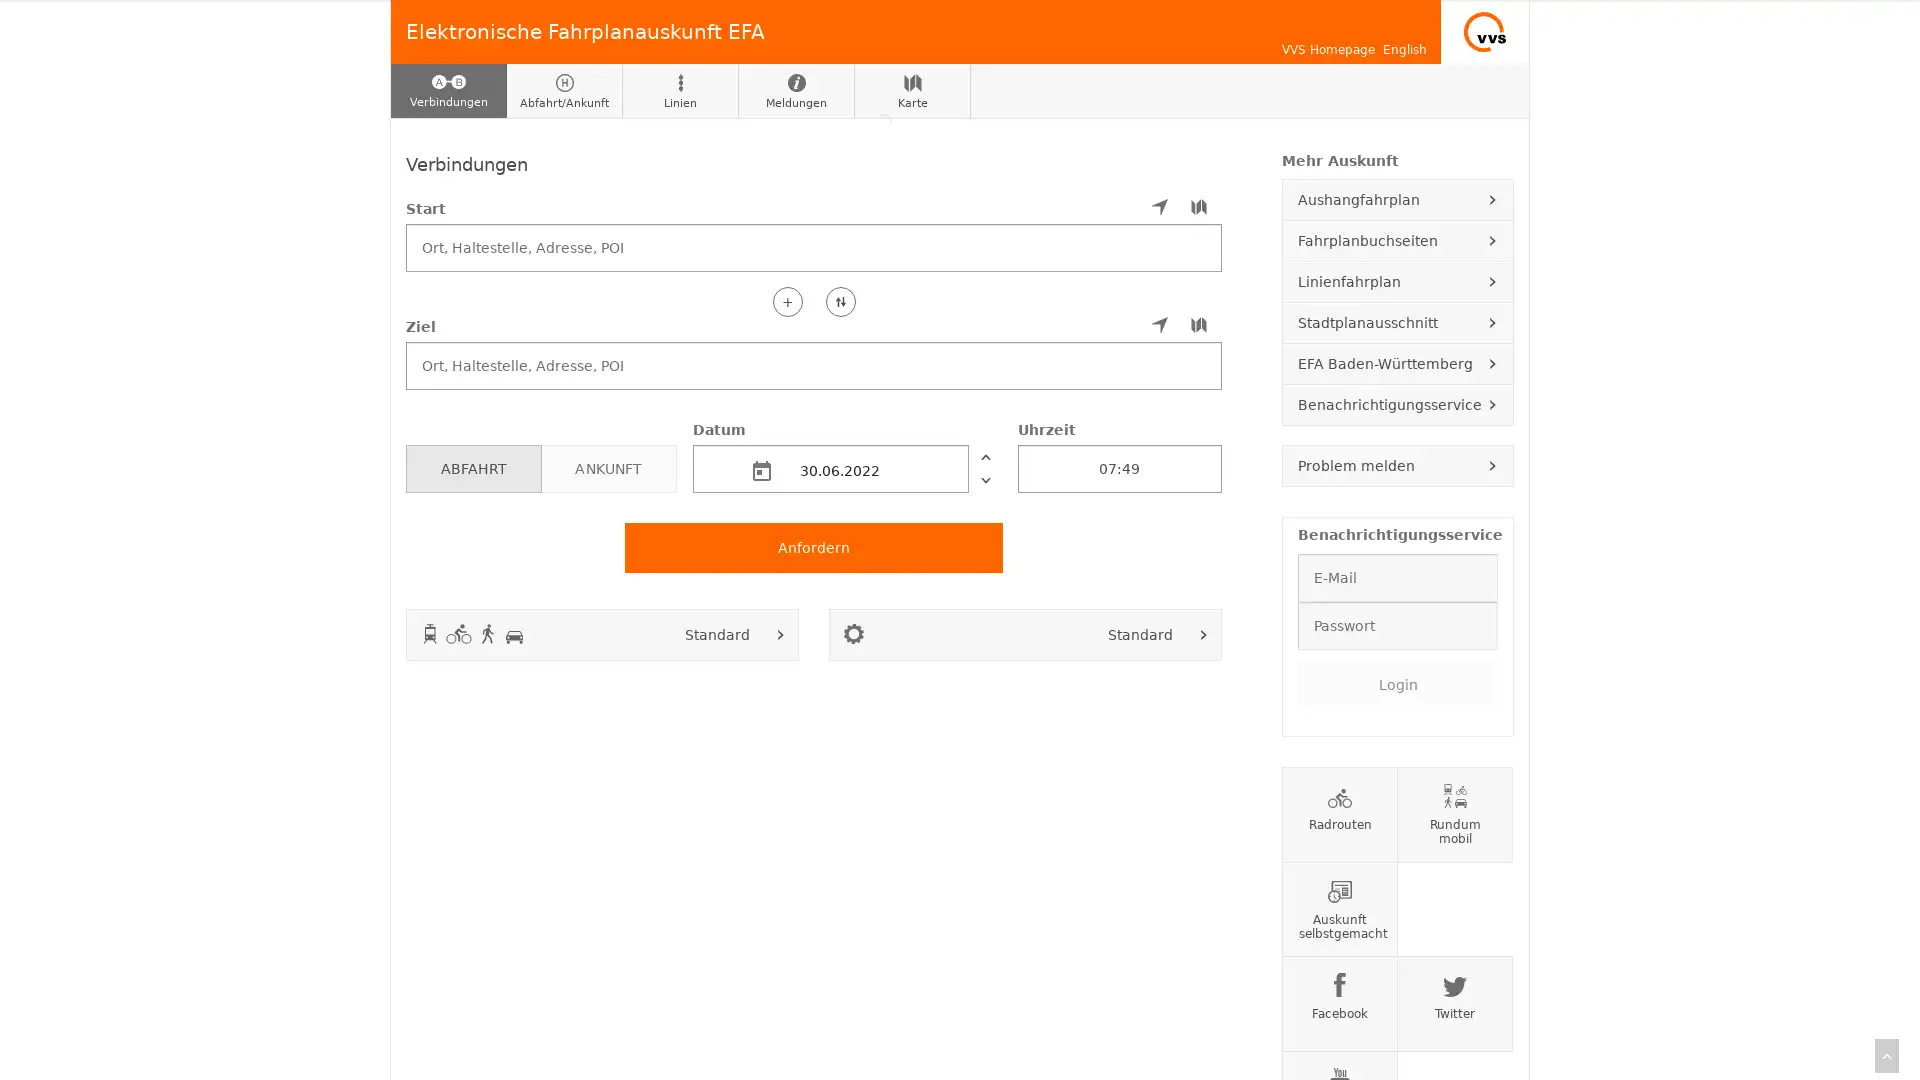  What do you see at coordinates (840, 300) in the screenshot?
I see `Start und Ziel tauschen` at bounding box center [840, 300].